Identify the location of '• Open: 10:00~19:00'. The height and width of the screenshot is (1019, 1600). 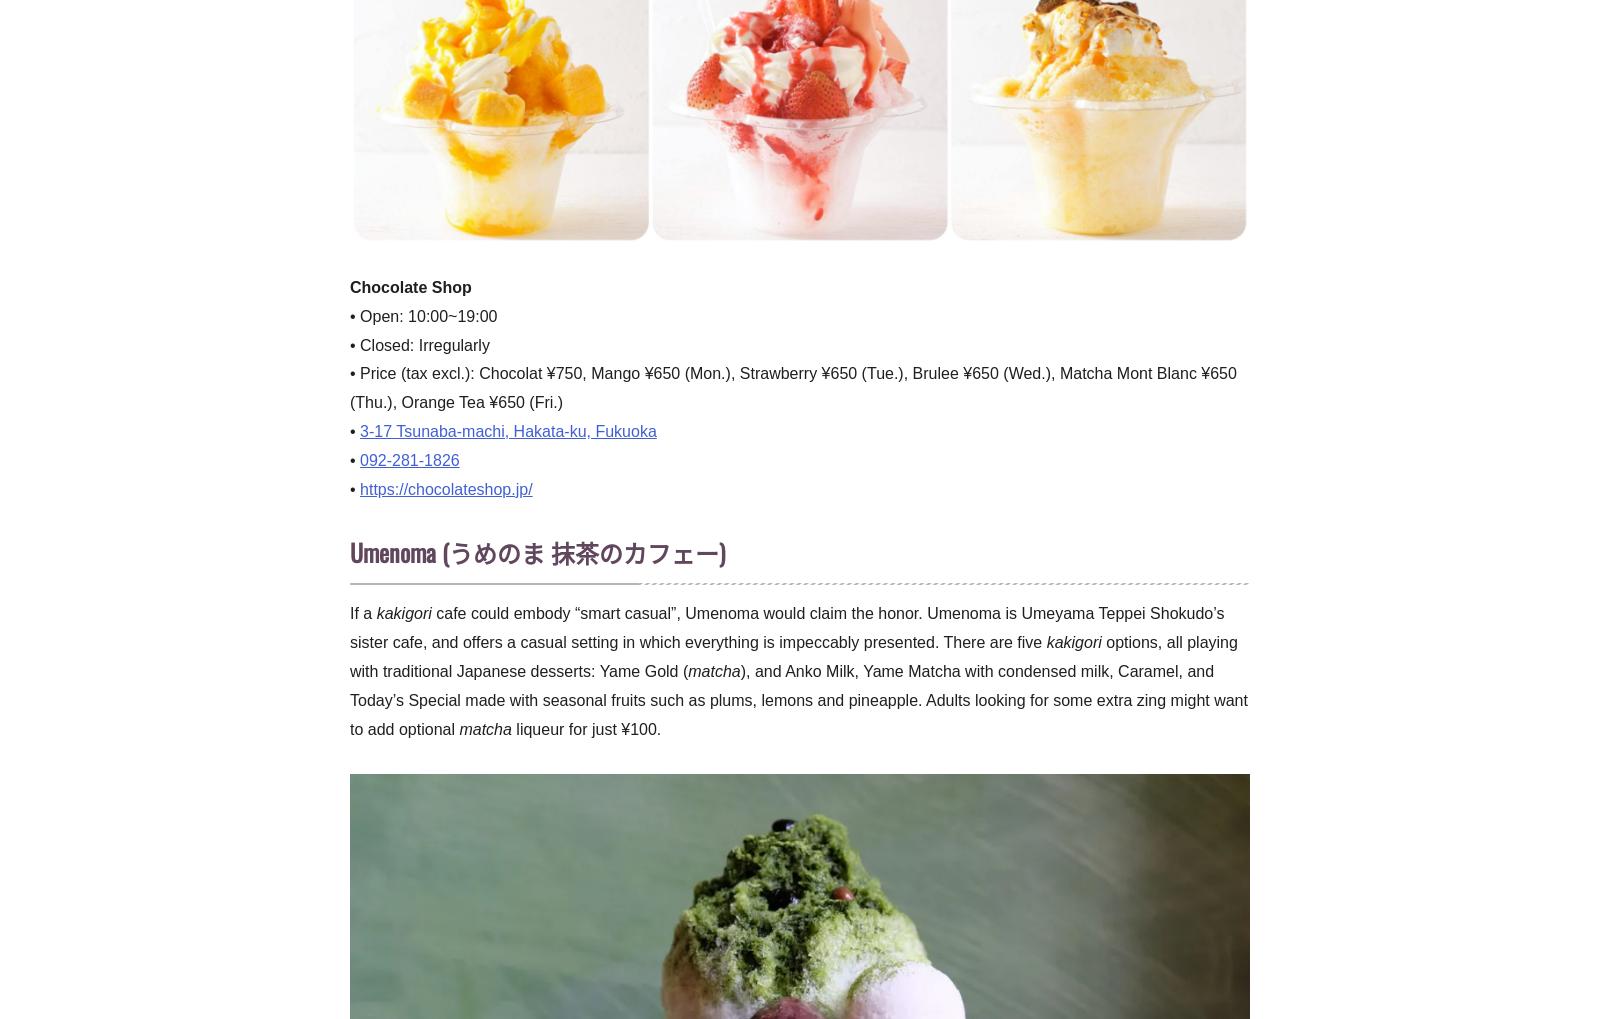
(422, 314).